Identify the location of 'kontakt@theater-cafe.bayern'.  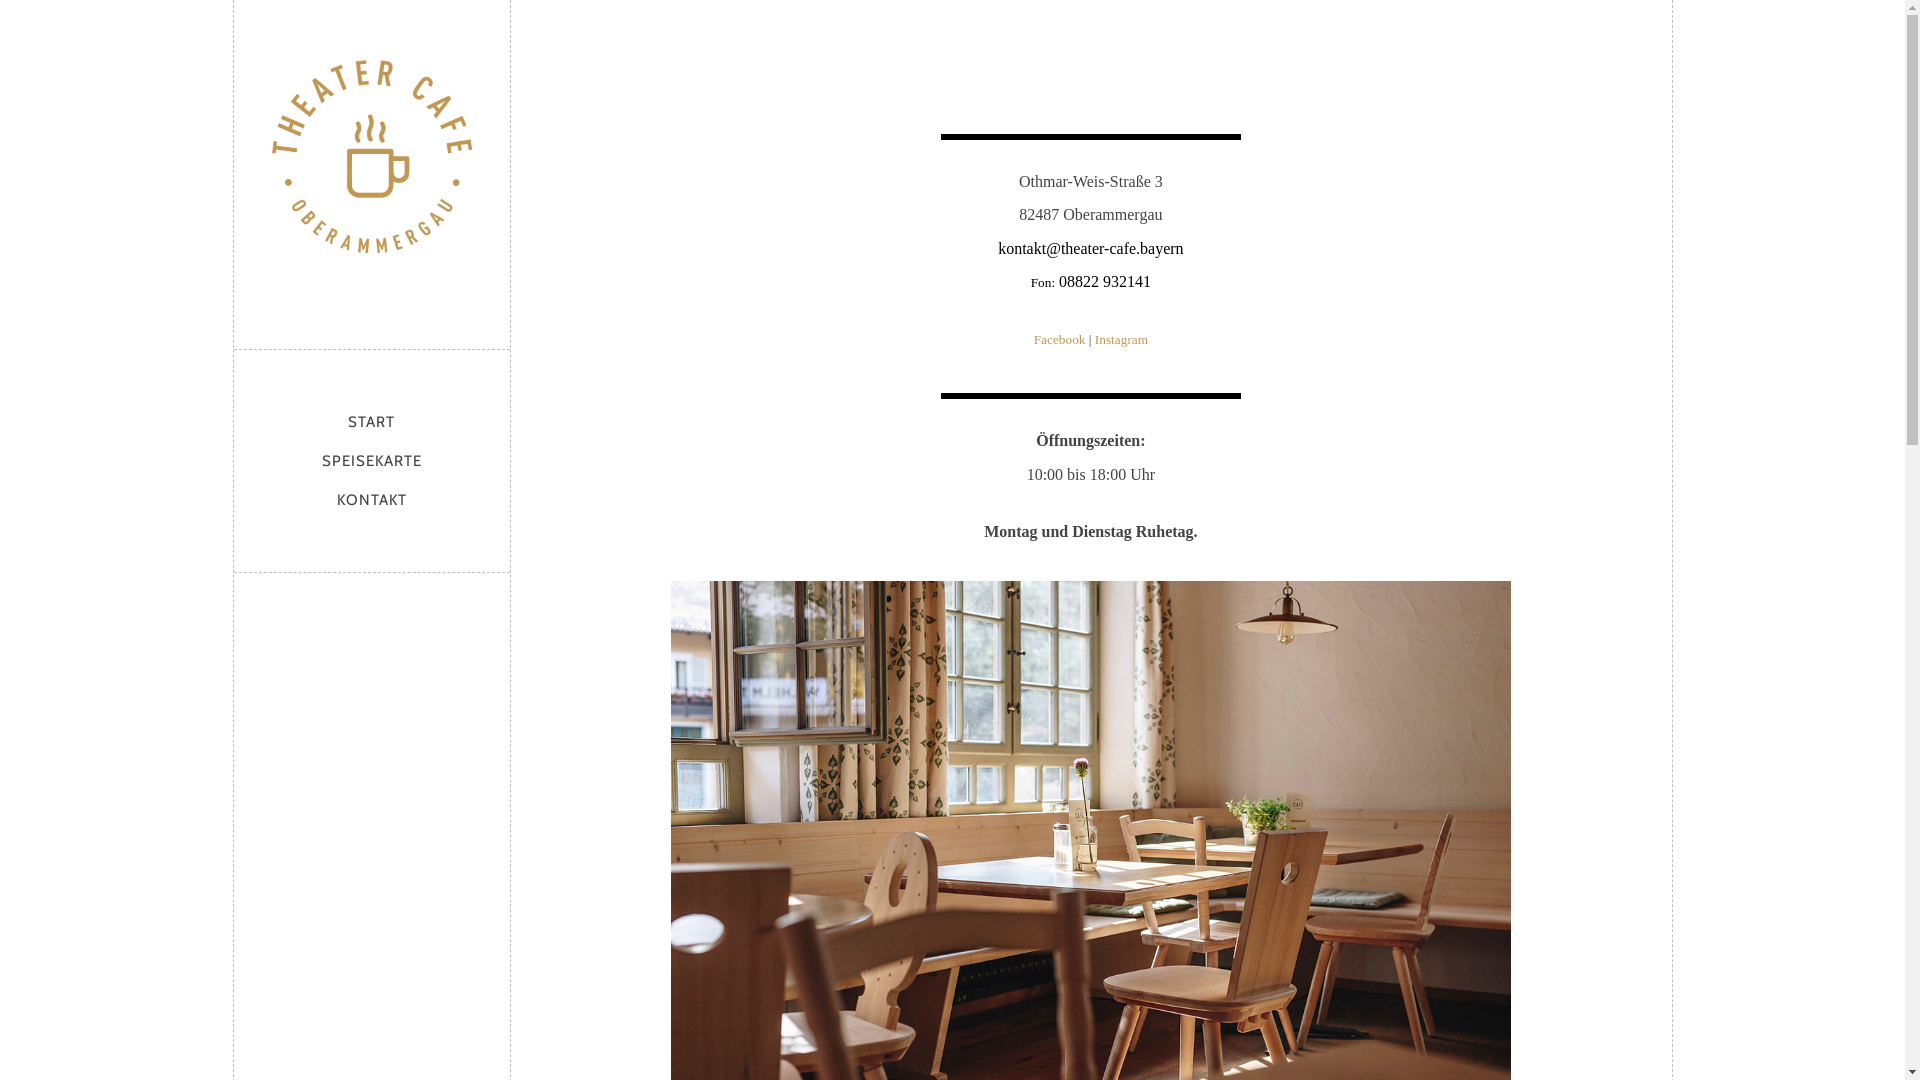
(1089, 247).